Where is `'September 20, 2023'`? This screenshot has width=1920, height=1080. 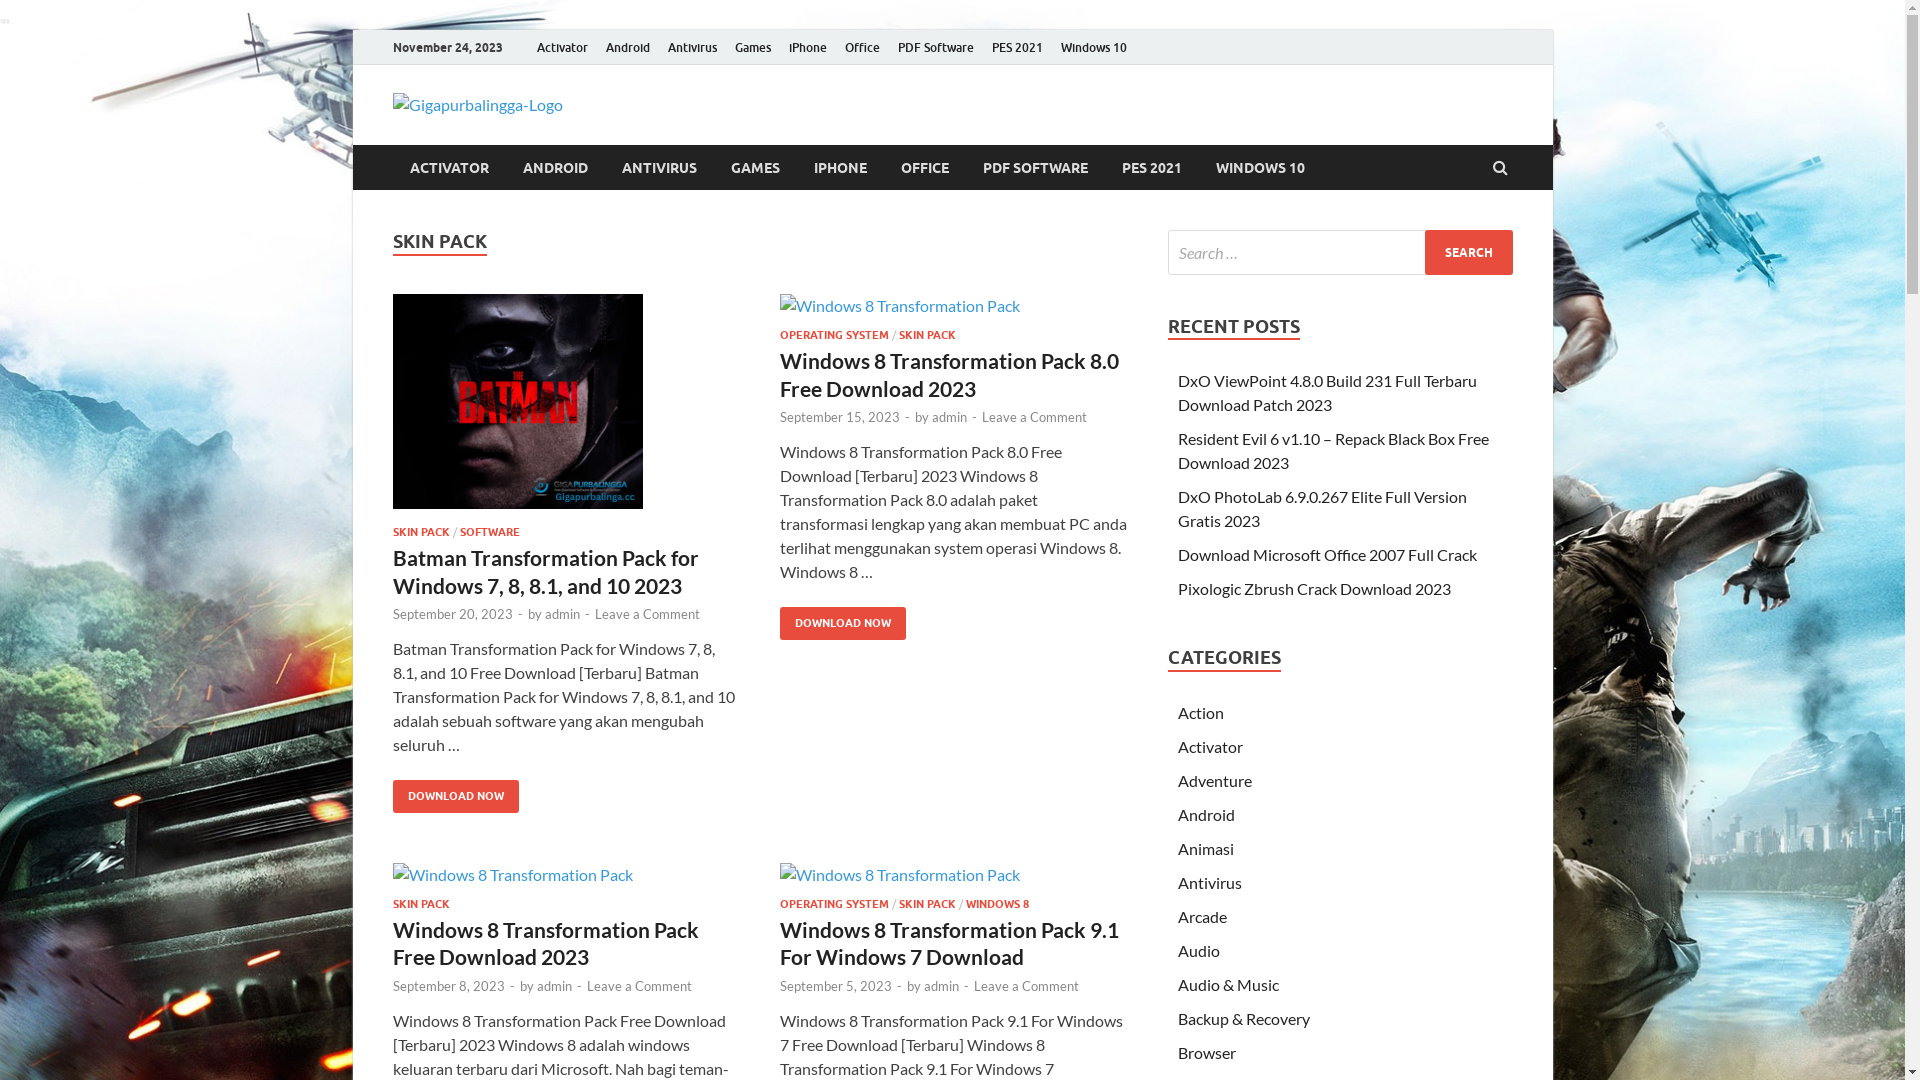
'September 20, 2023' is located at coordinates (450, 612).